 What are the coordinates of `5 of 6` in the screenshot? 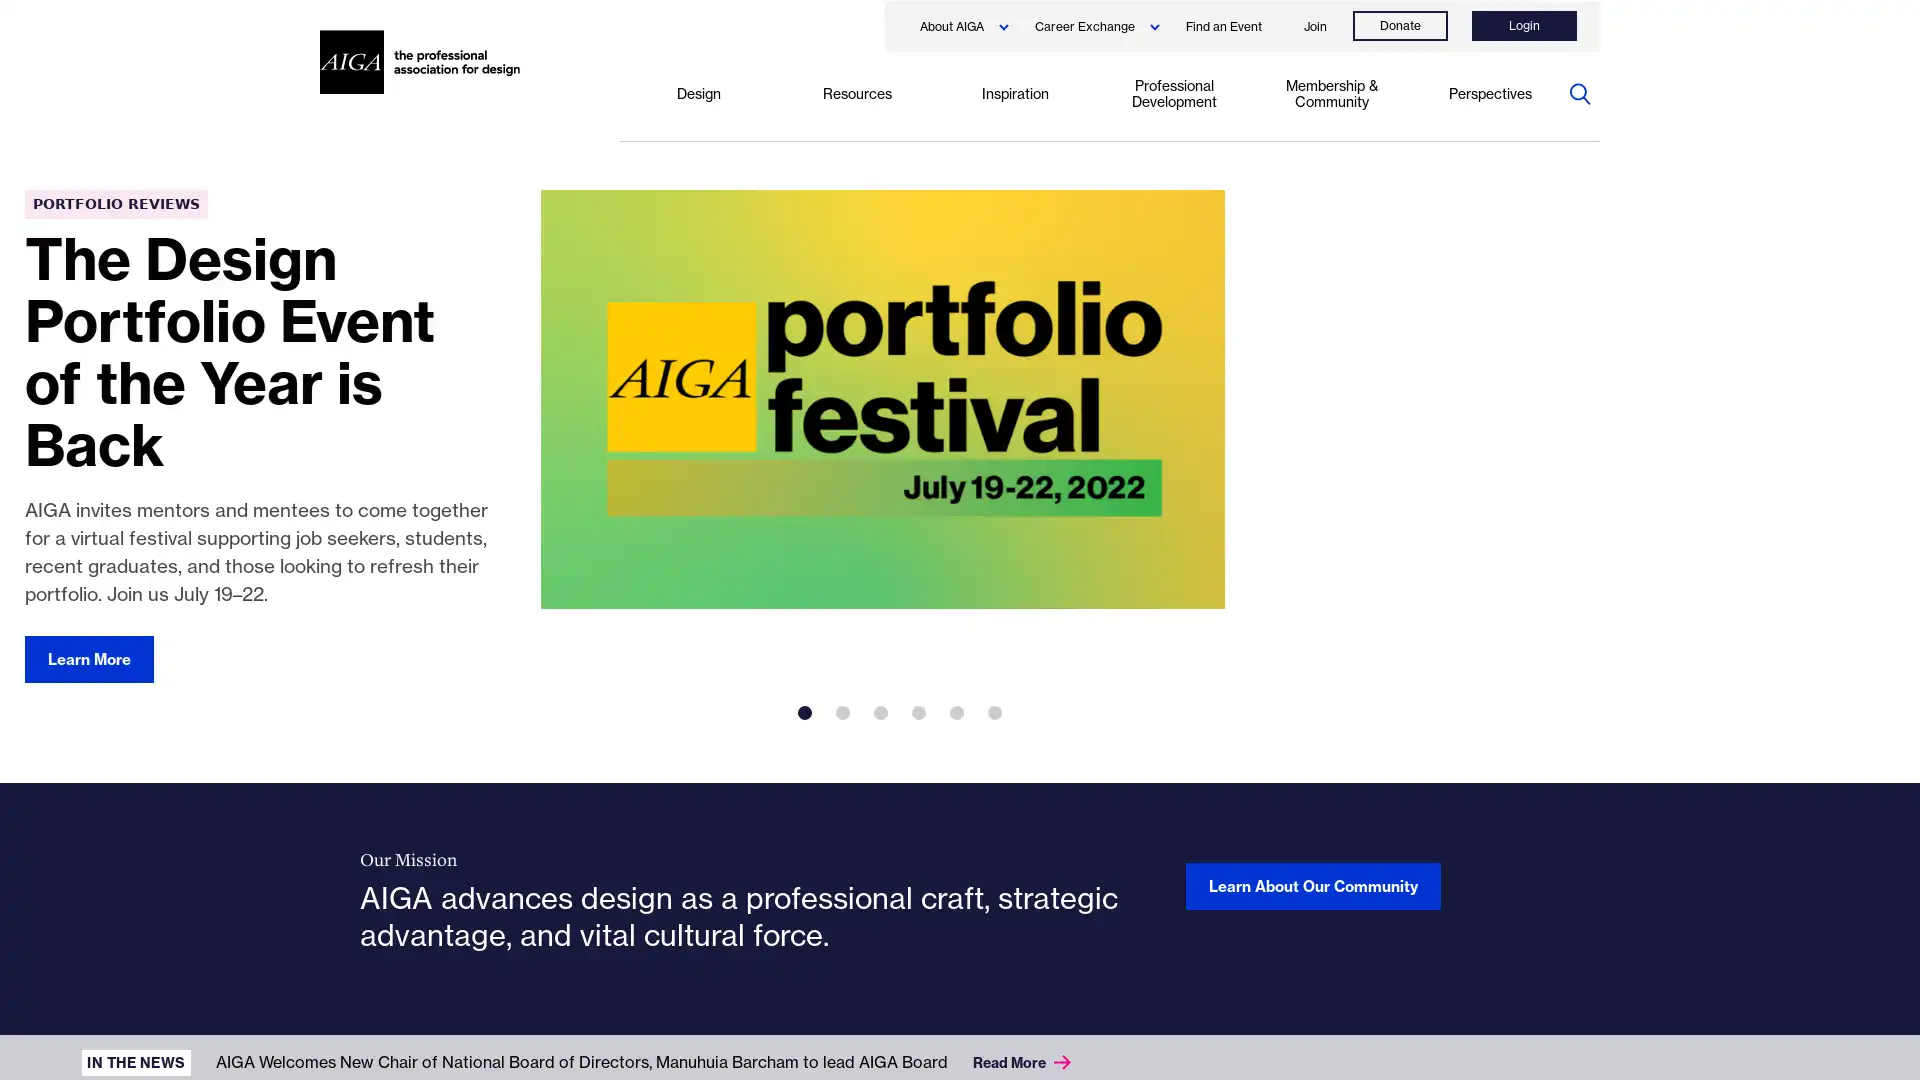 It's located at (955, 712).